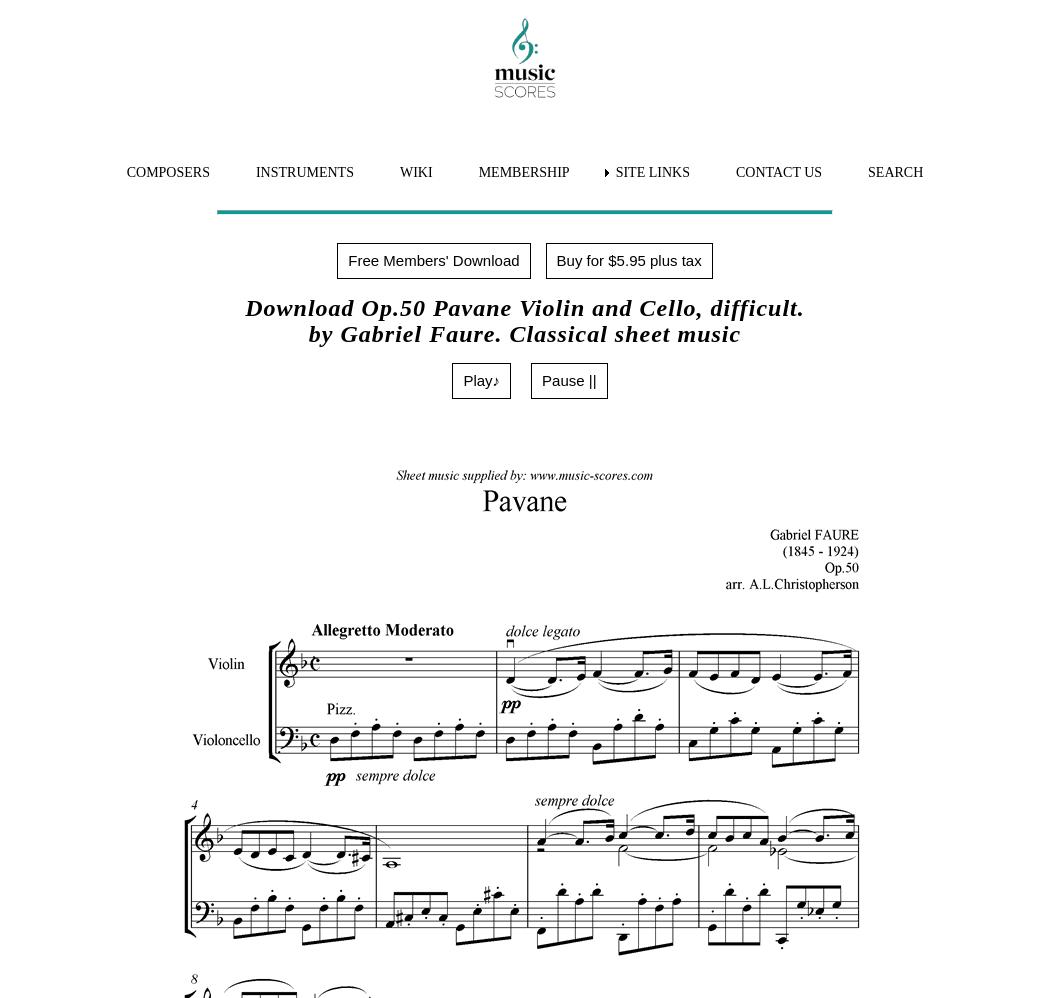 This screenshot has height=998, width=1050. I want to click on 'Buy for $5.95 plus tax', so click(628, 259).